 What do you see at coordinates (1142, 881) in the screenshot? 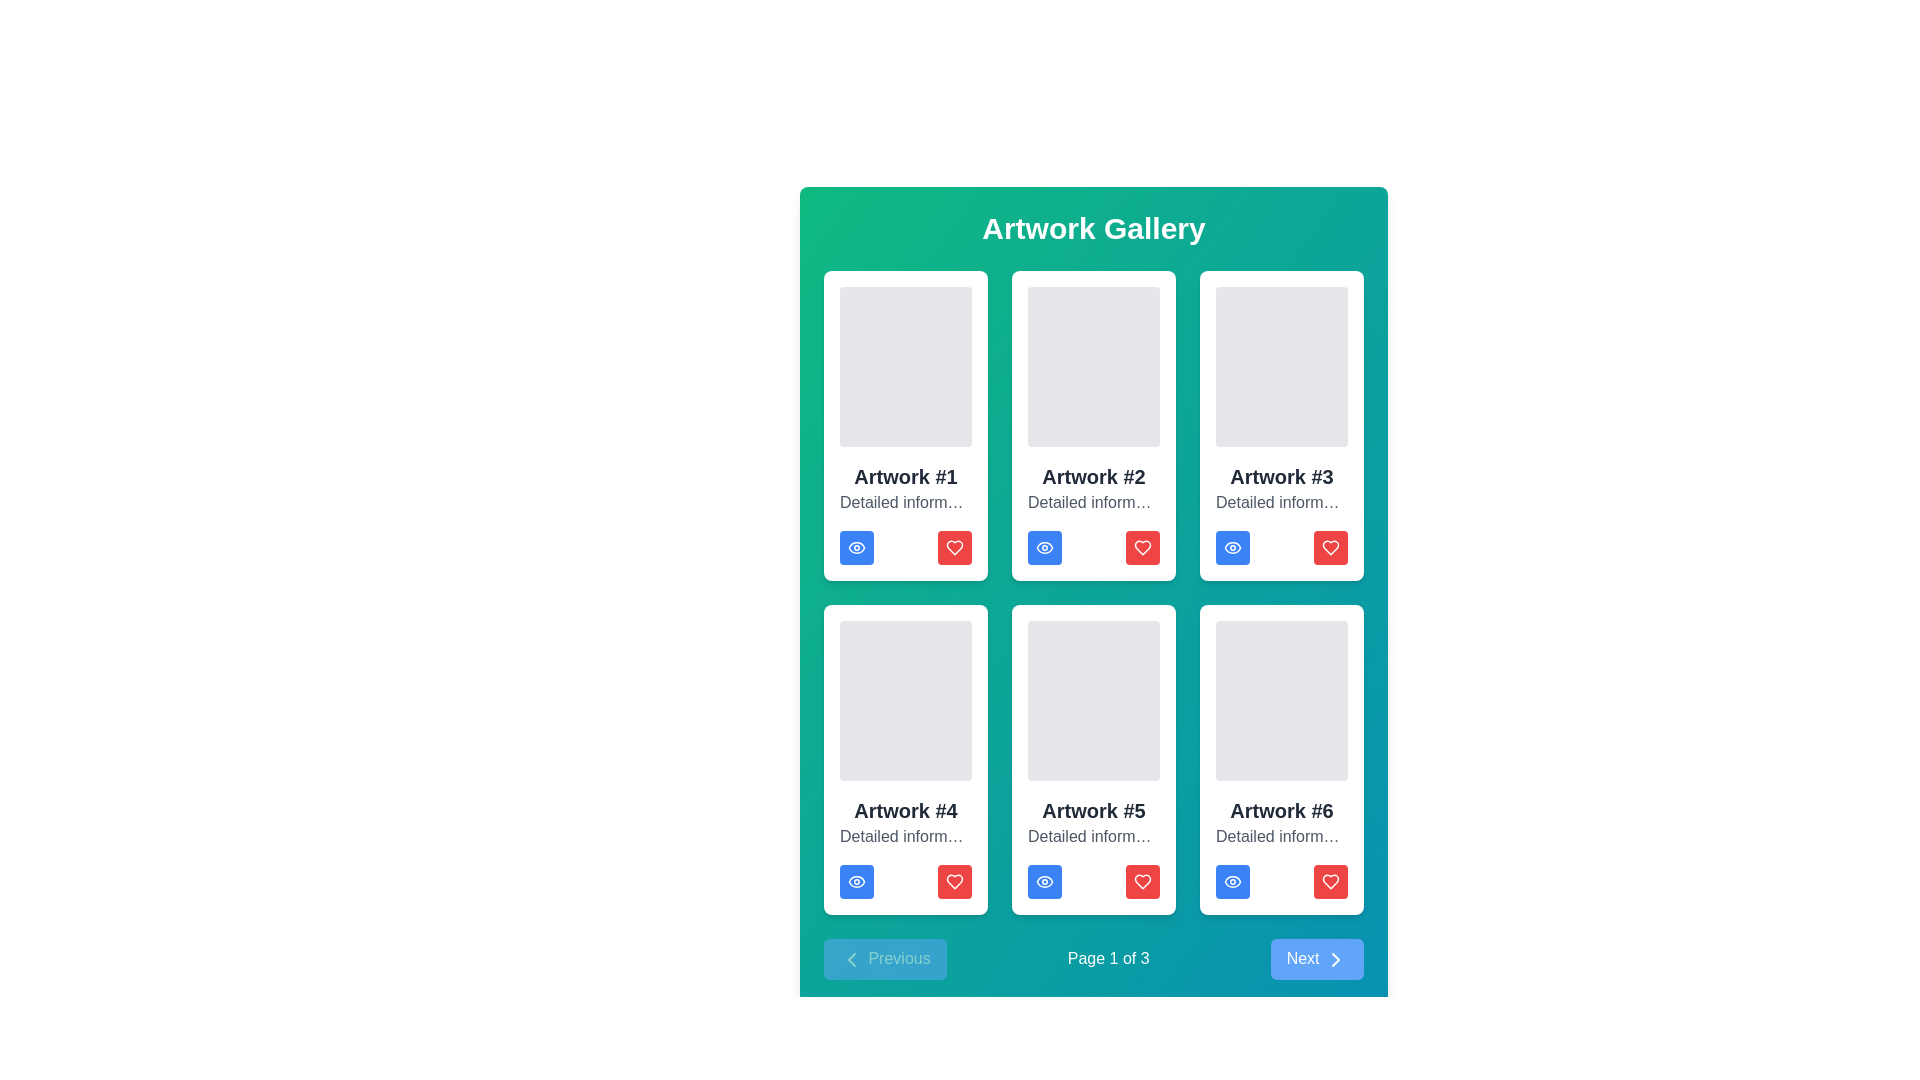
I see `the heart SVG icon, which is styled with a red fill and is part of a red button with rounded corners located at the bottom-right of a card element in the actions area` at bounding box center [1142, 881].